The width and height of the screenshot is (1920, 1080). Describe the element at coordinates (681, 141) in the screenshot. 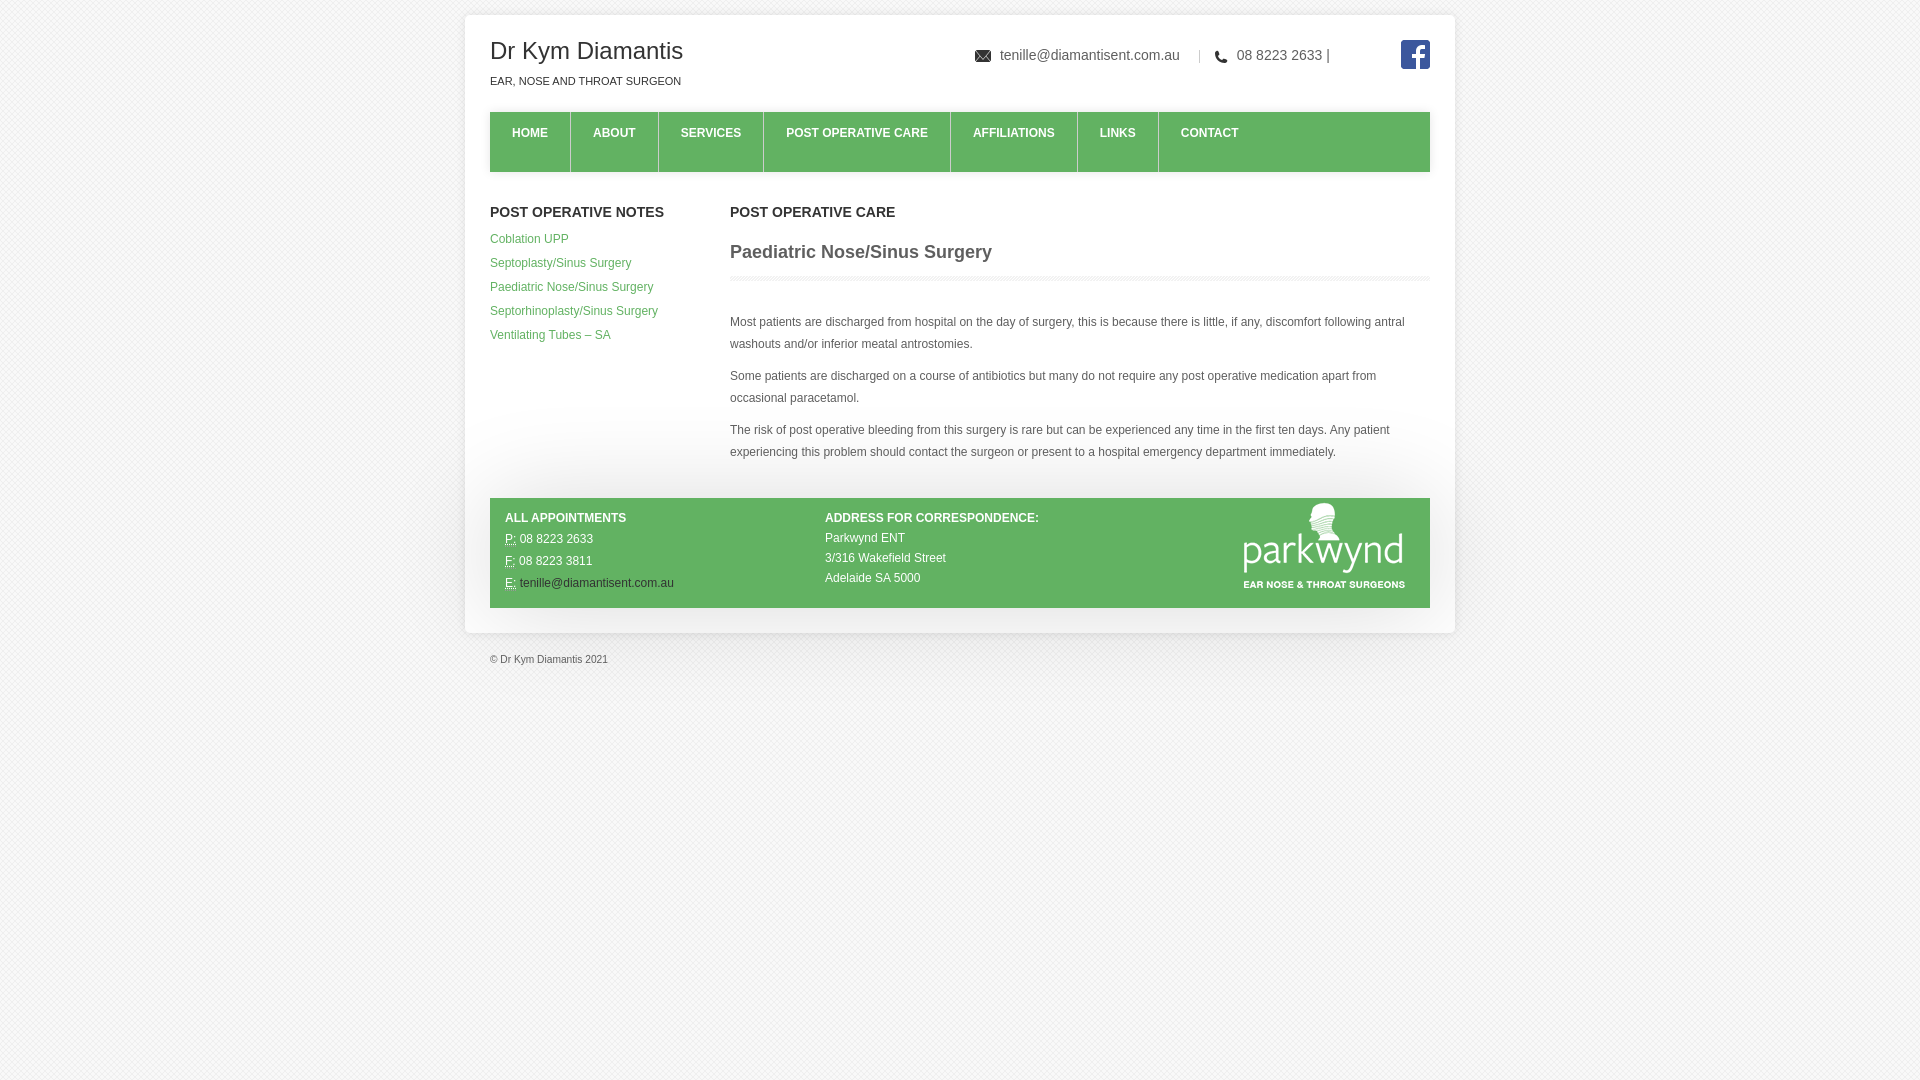

I see `'SERVICES'` at that location.